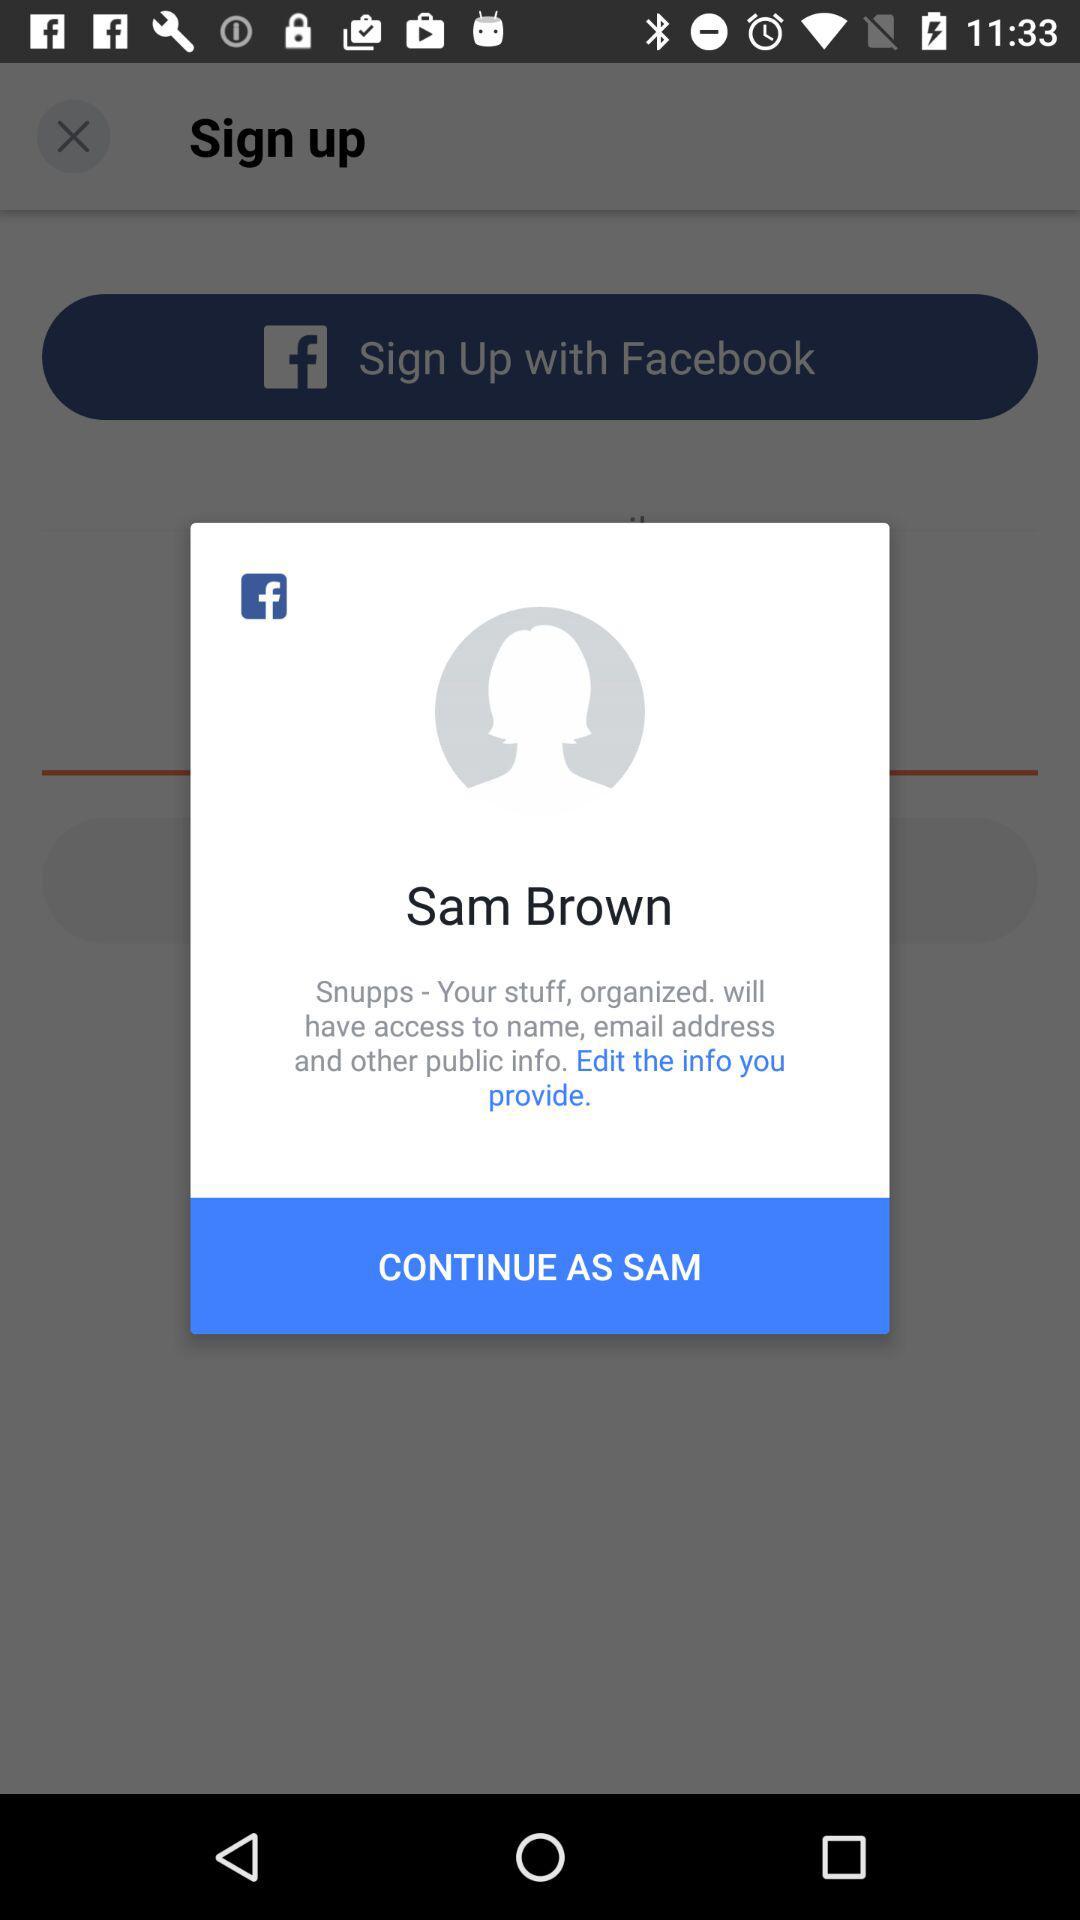 Image resolution: width=1080 pixels, height=1920 pixels. Describe the element at coordinates (540, 1041) in the screenshot. I see `the item below the sam brown` at that location.